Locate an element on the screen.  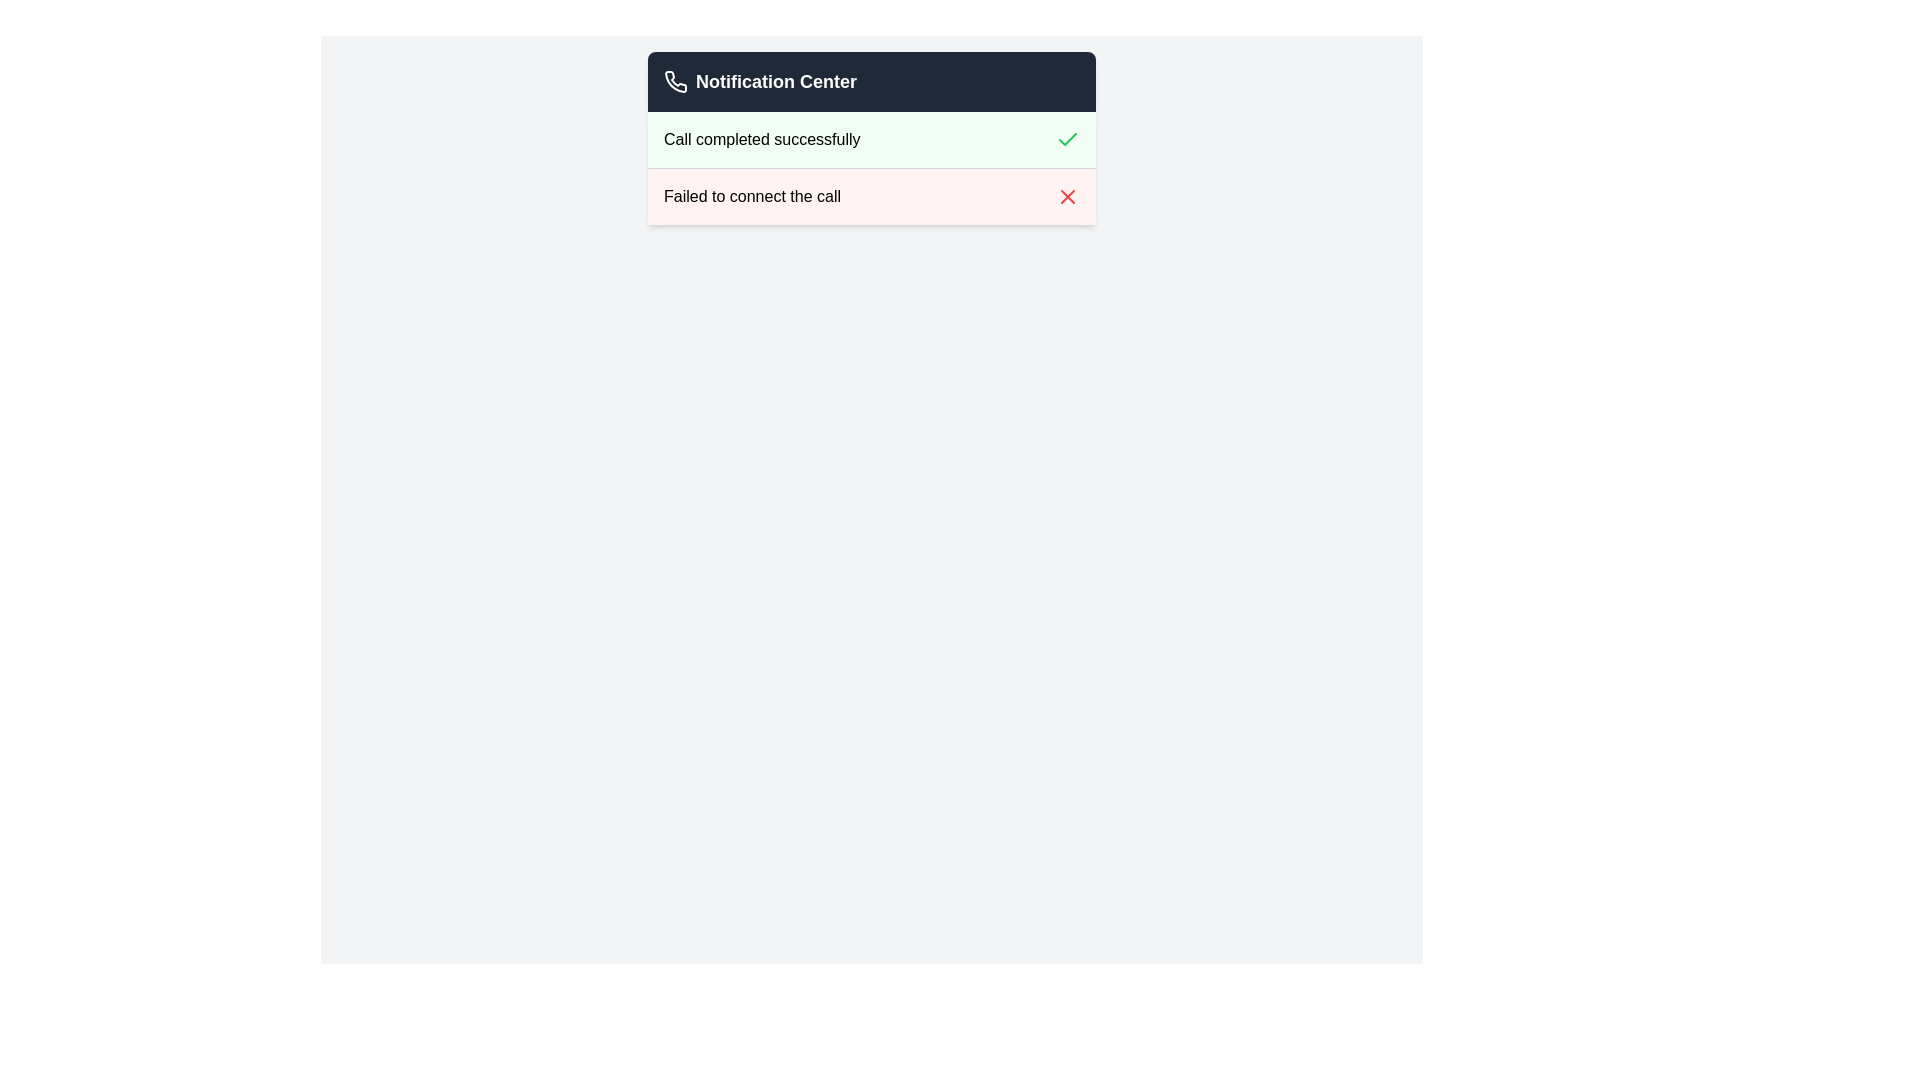
the green checkmark icon located at the top-right of the notification panel indicating 'Call completed successfully' is located at coordinates (1067, 138).